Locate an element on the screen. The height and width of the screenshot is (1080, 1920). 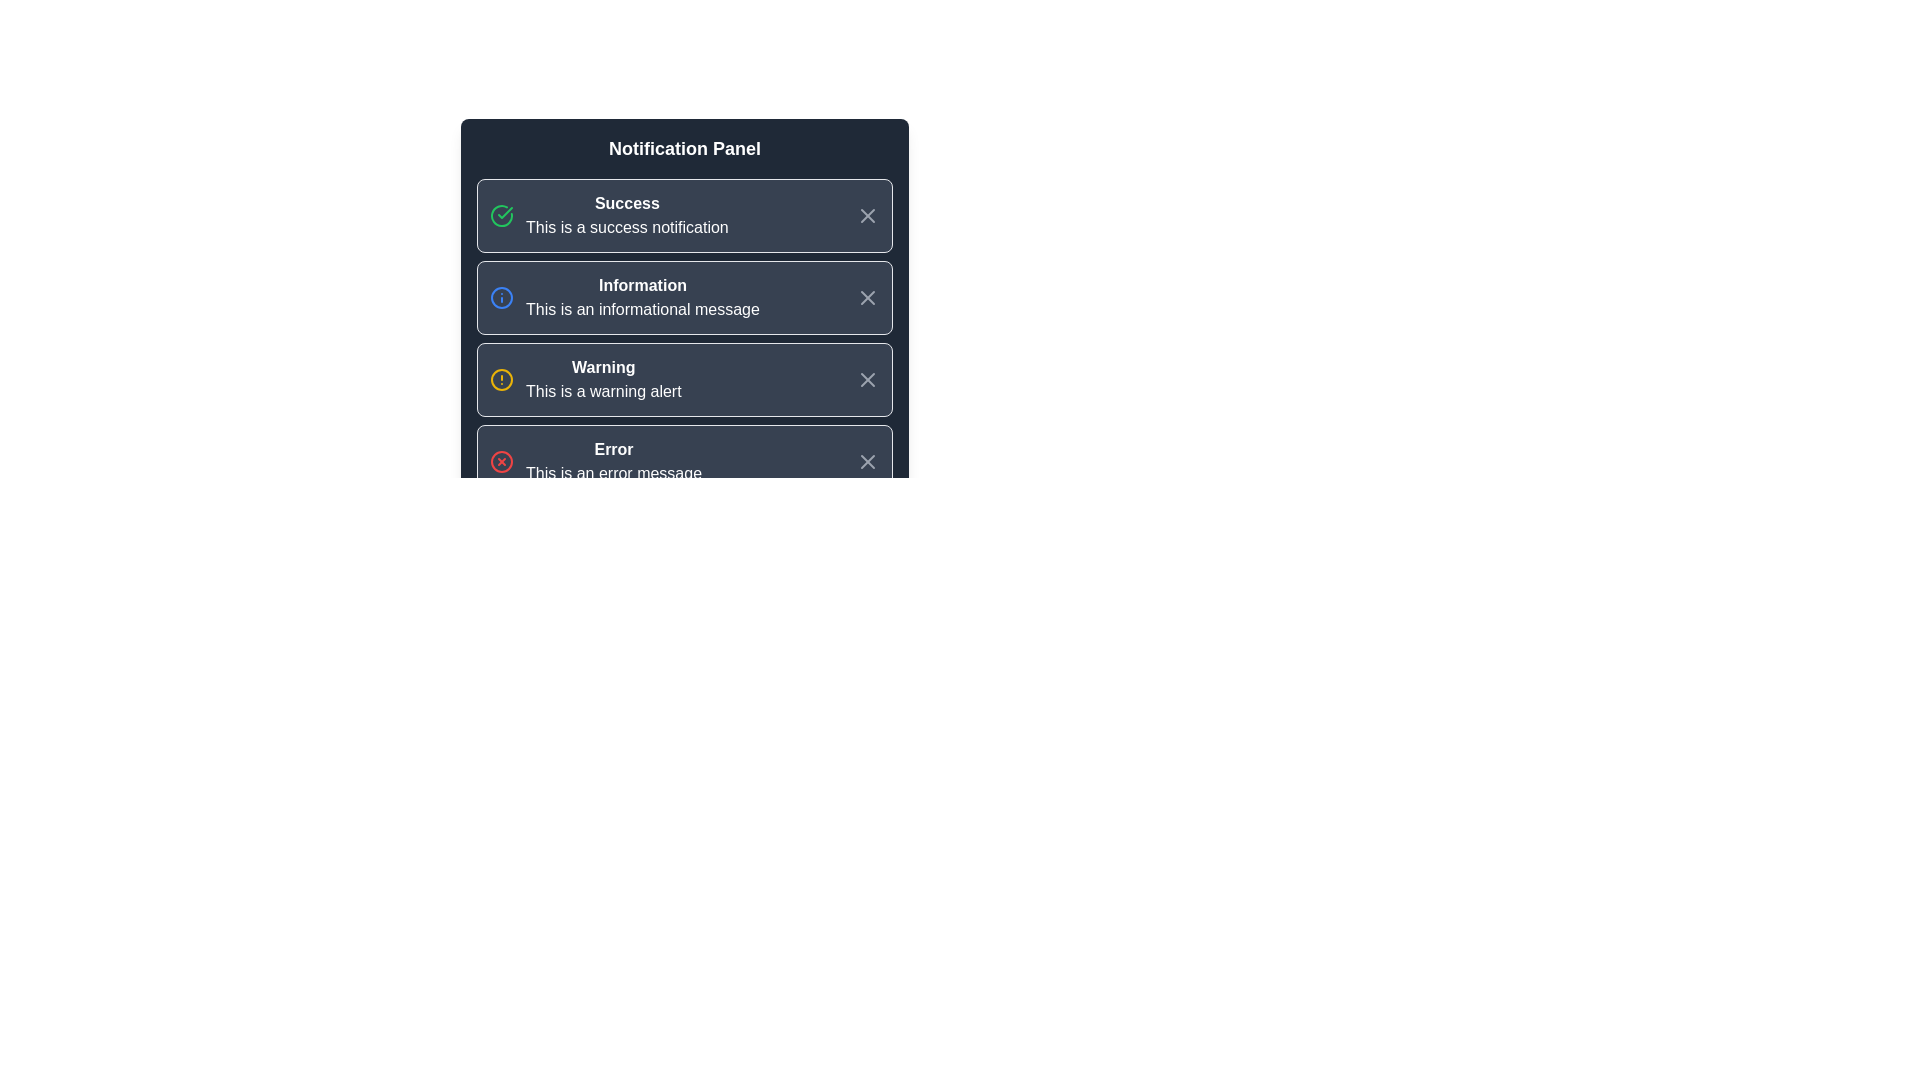
the Notification banner that features a yellow circle with an exclamation mark, the heading 'Warning' in bold, and the subtext 'This is a warning alert'. It is the third element in a vertical list within the notification panel is located at coordinates (584, 380).